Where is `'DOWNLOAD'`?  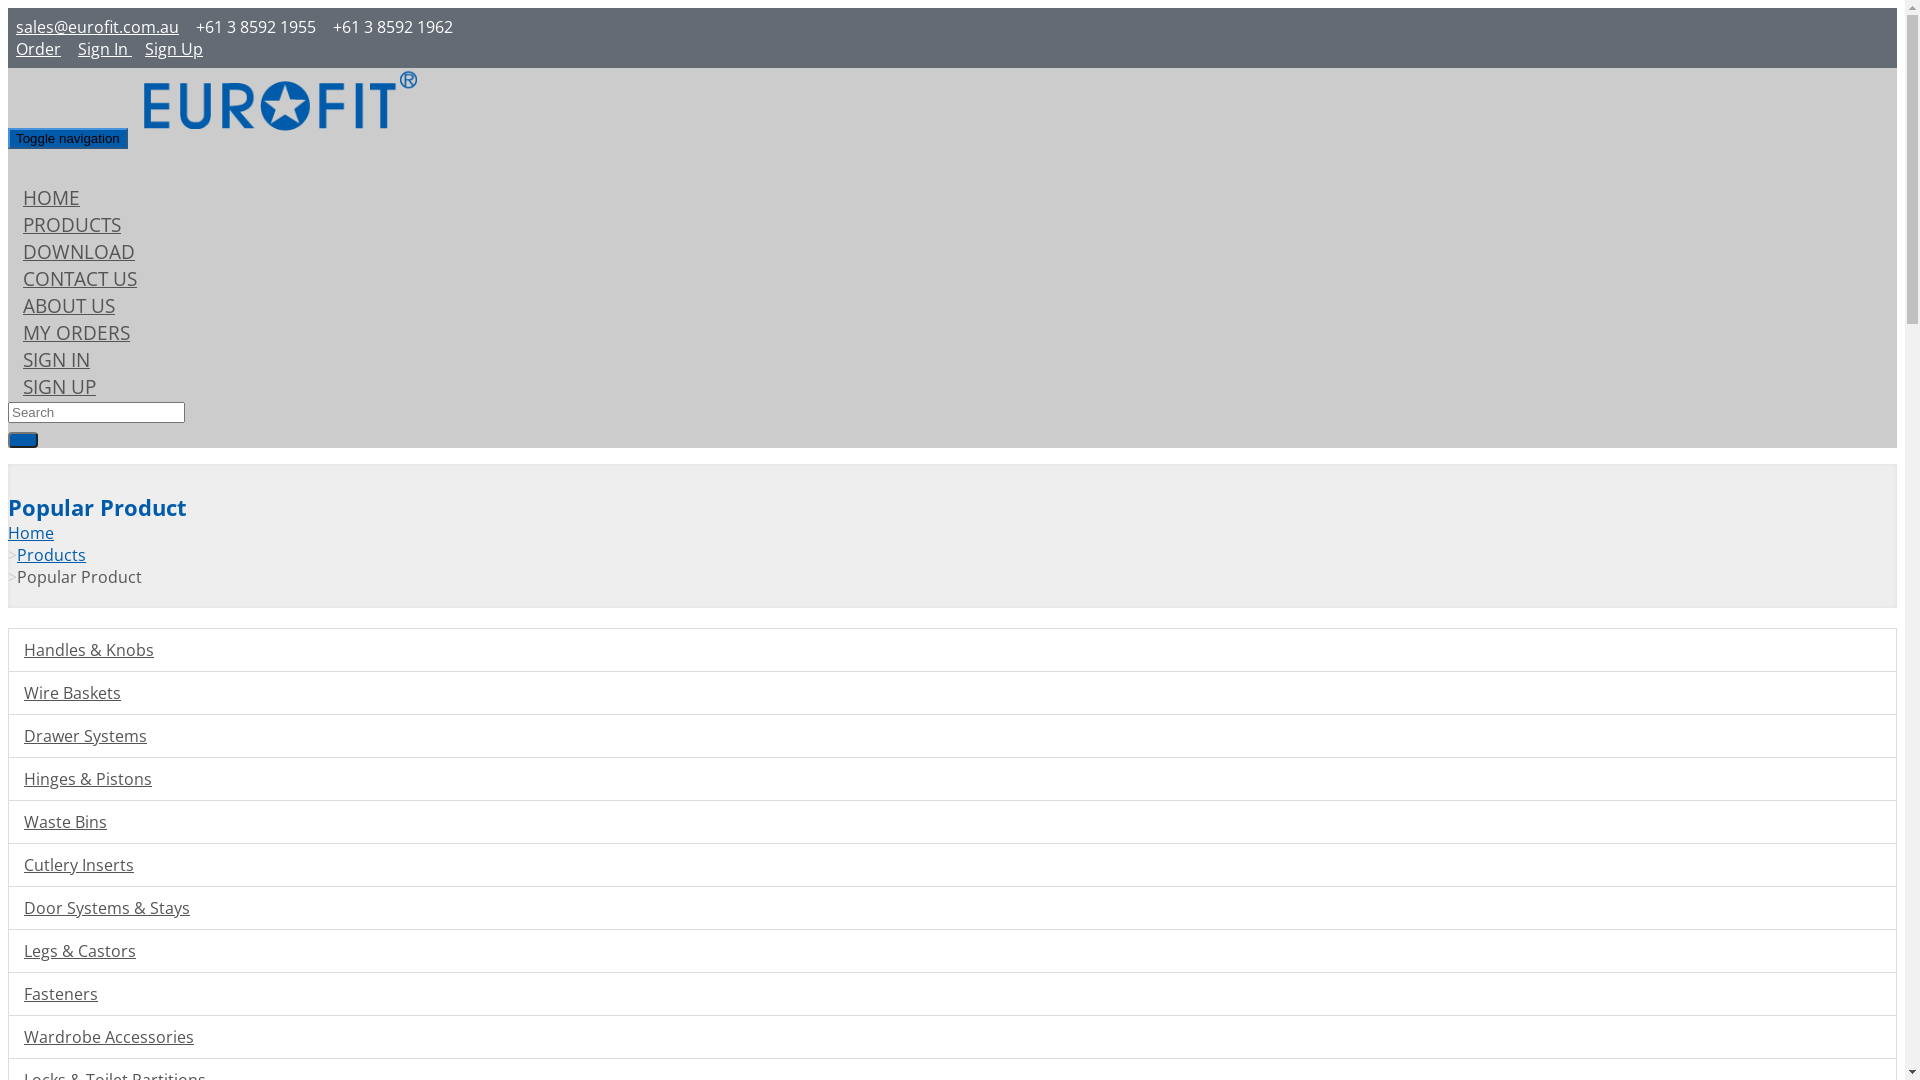 'DOWNLOAD' is located at coordinates (78, 250).